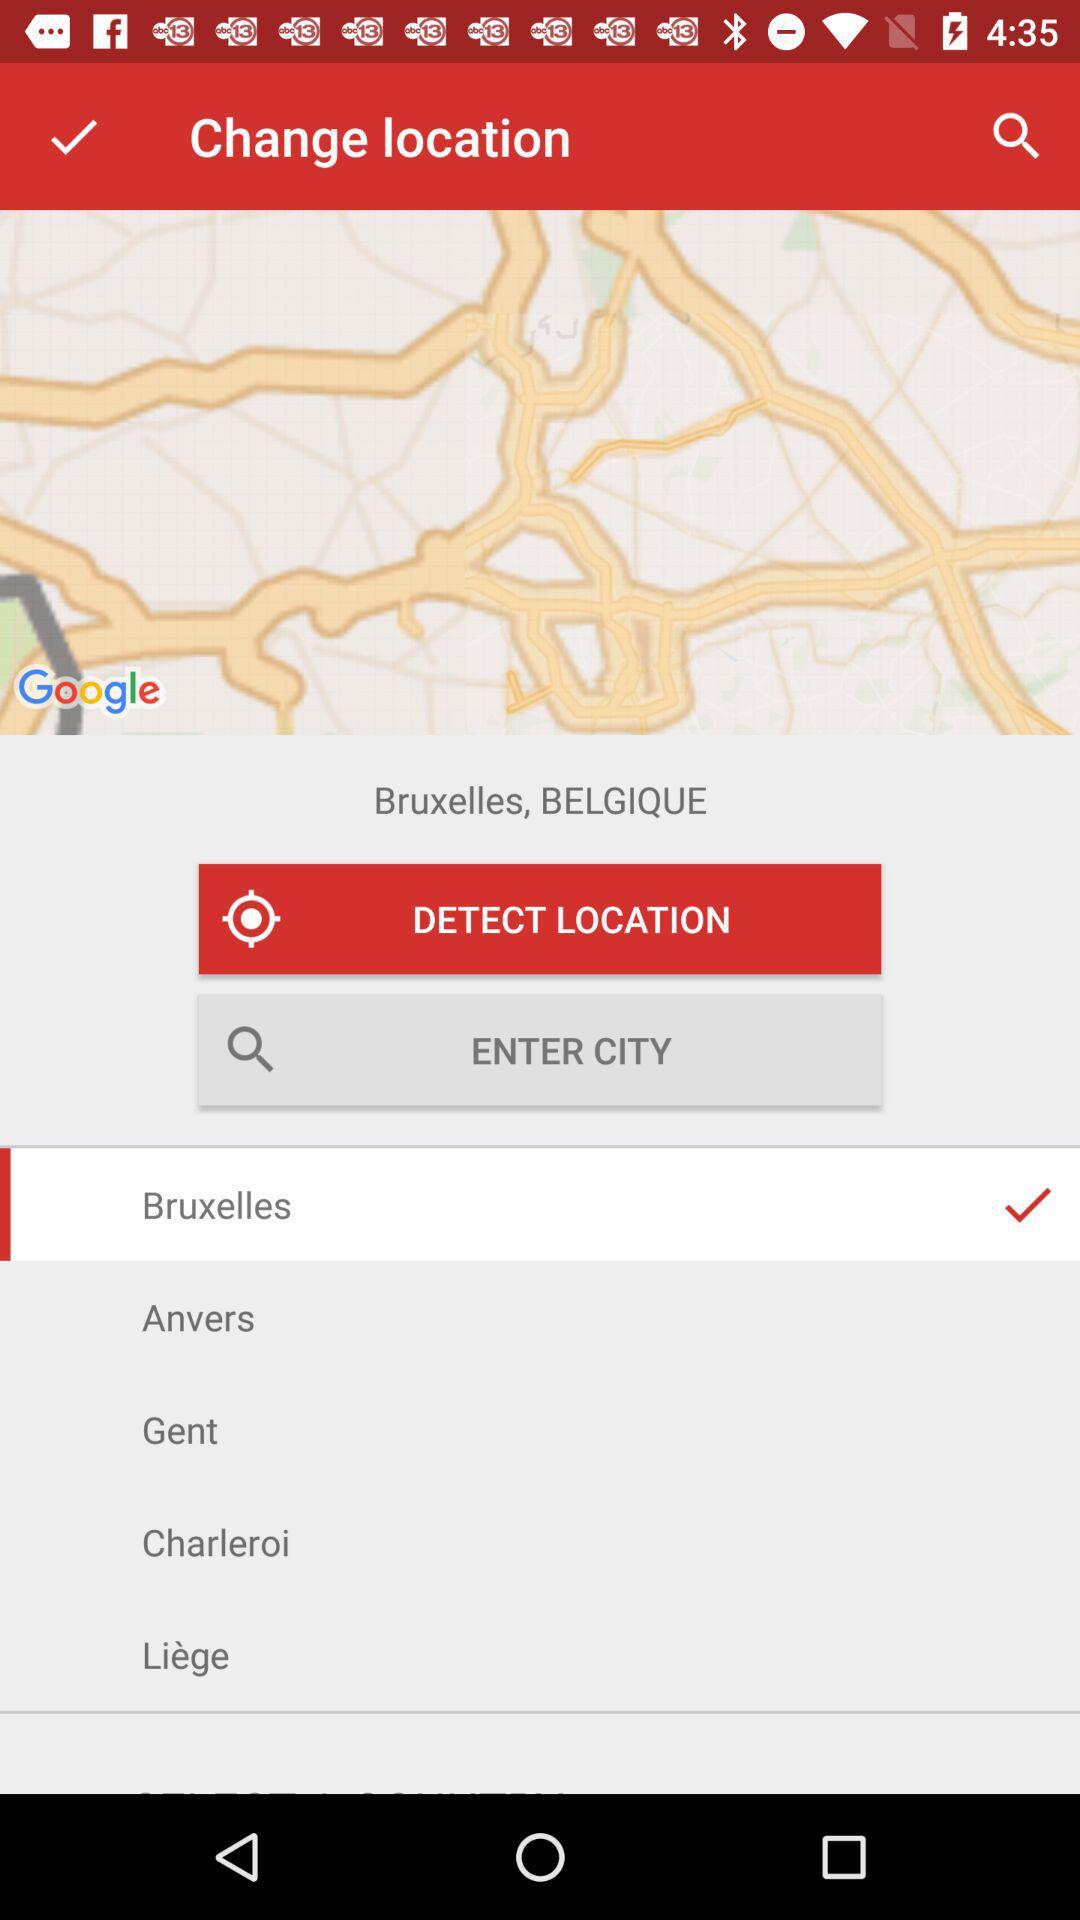 The height and width of the screenshot is (1920, 1080). What do you see at coordinates (540, 917) in the screenshot?
I see `the red colored button at middle of the page` at bounding box center [540, 917].